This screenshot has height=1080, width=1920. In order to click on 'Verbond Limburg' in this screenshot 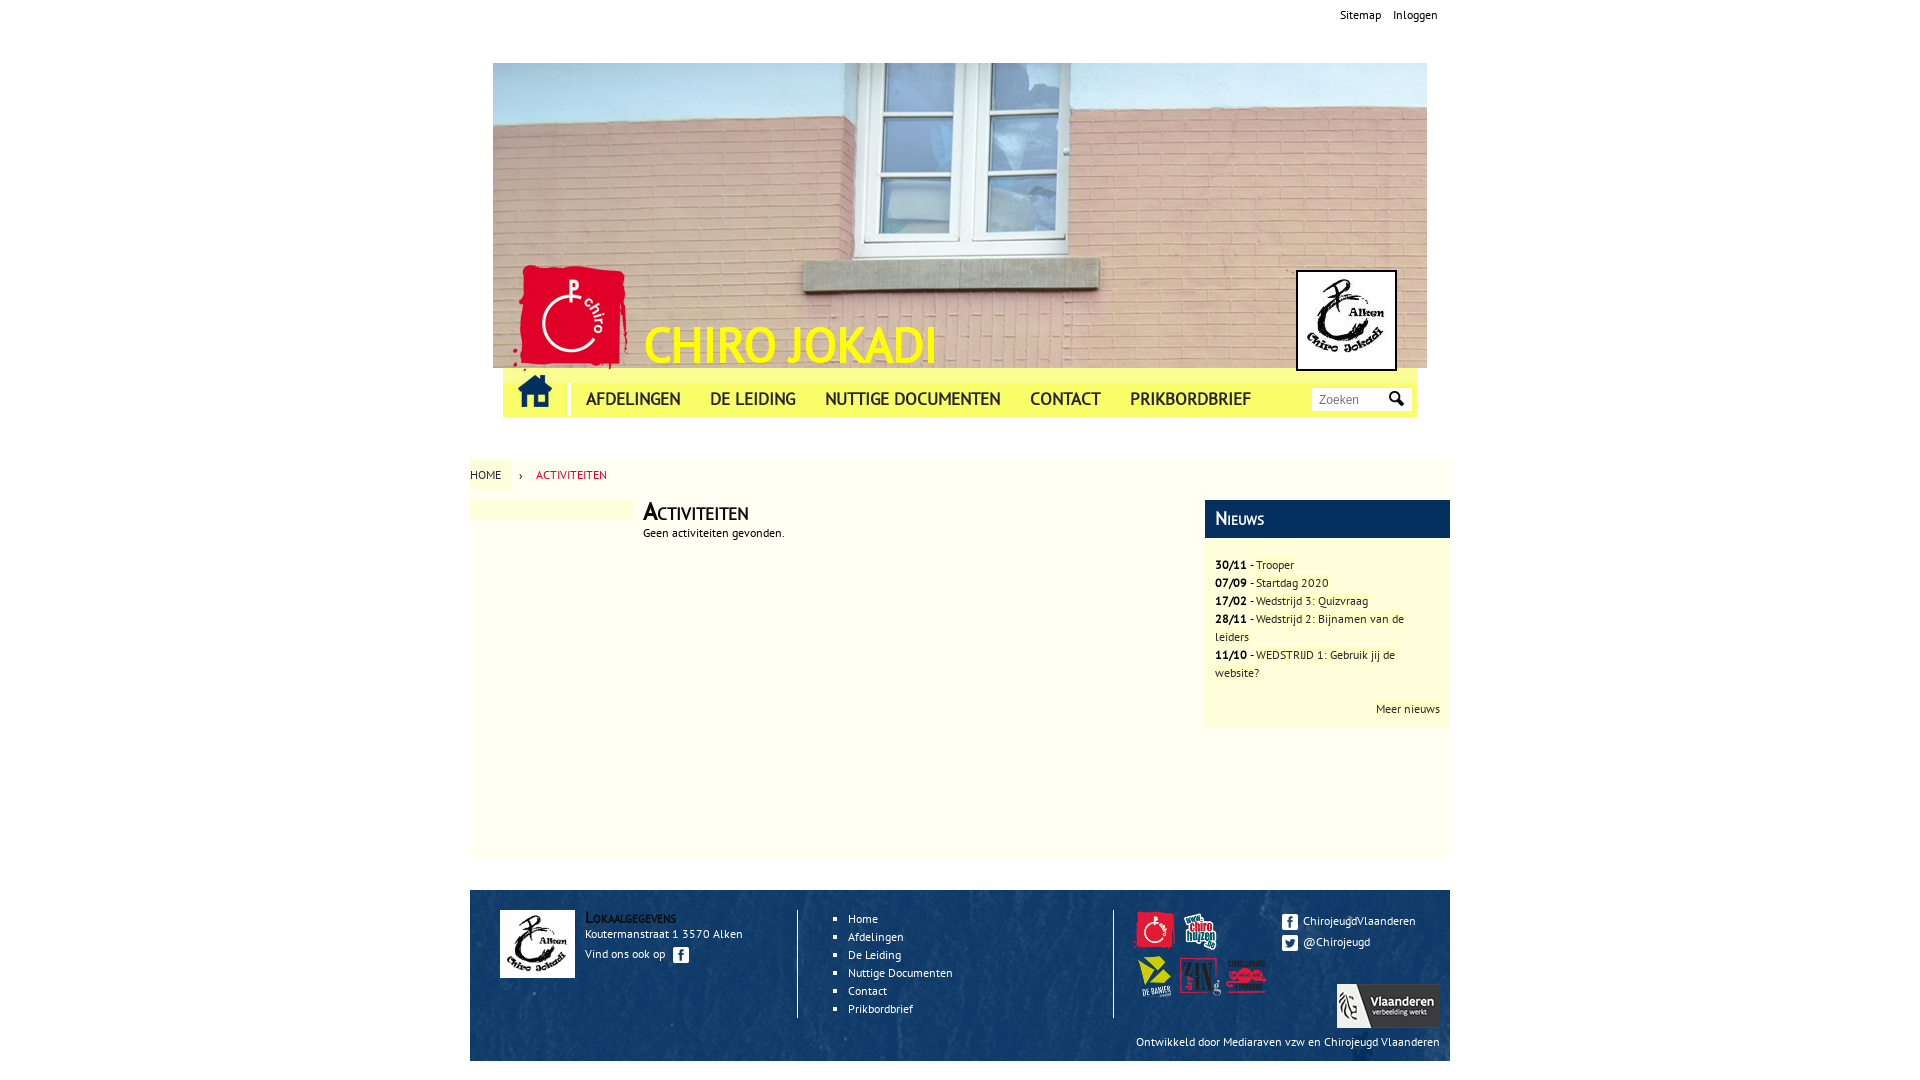, I will do `click(1245, 975)`.